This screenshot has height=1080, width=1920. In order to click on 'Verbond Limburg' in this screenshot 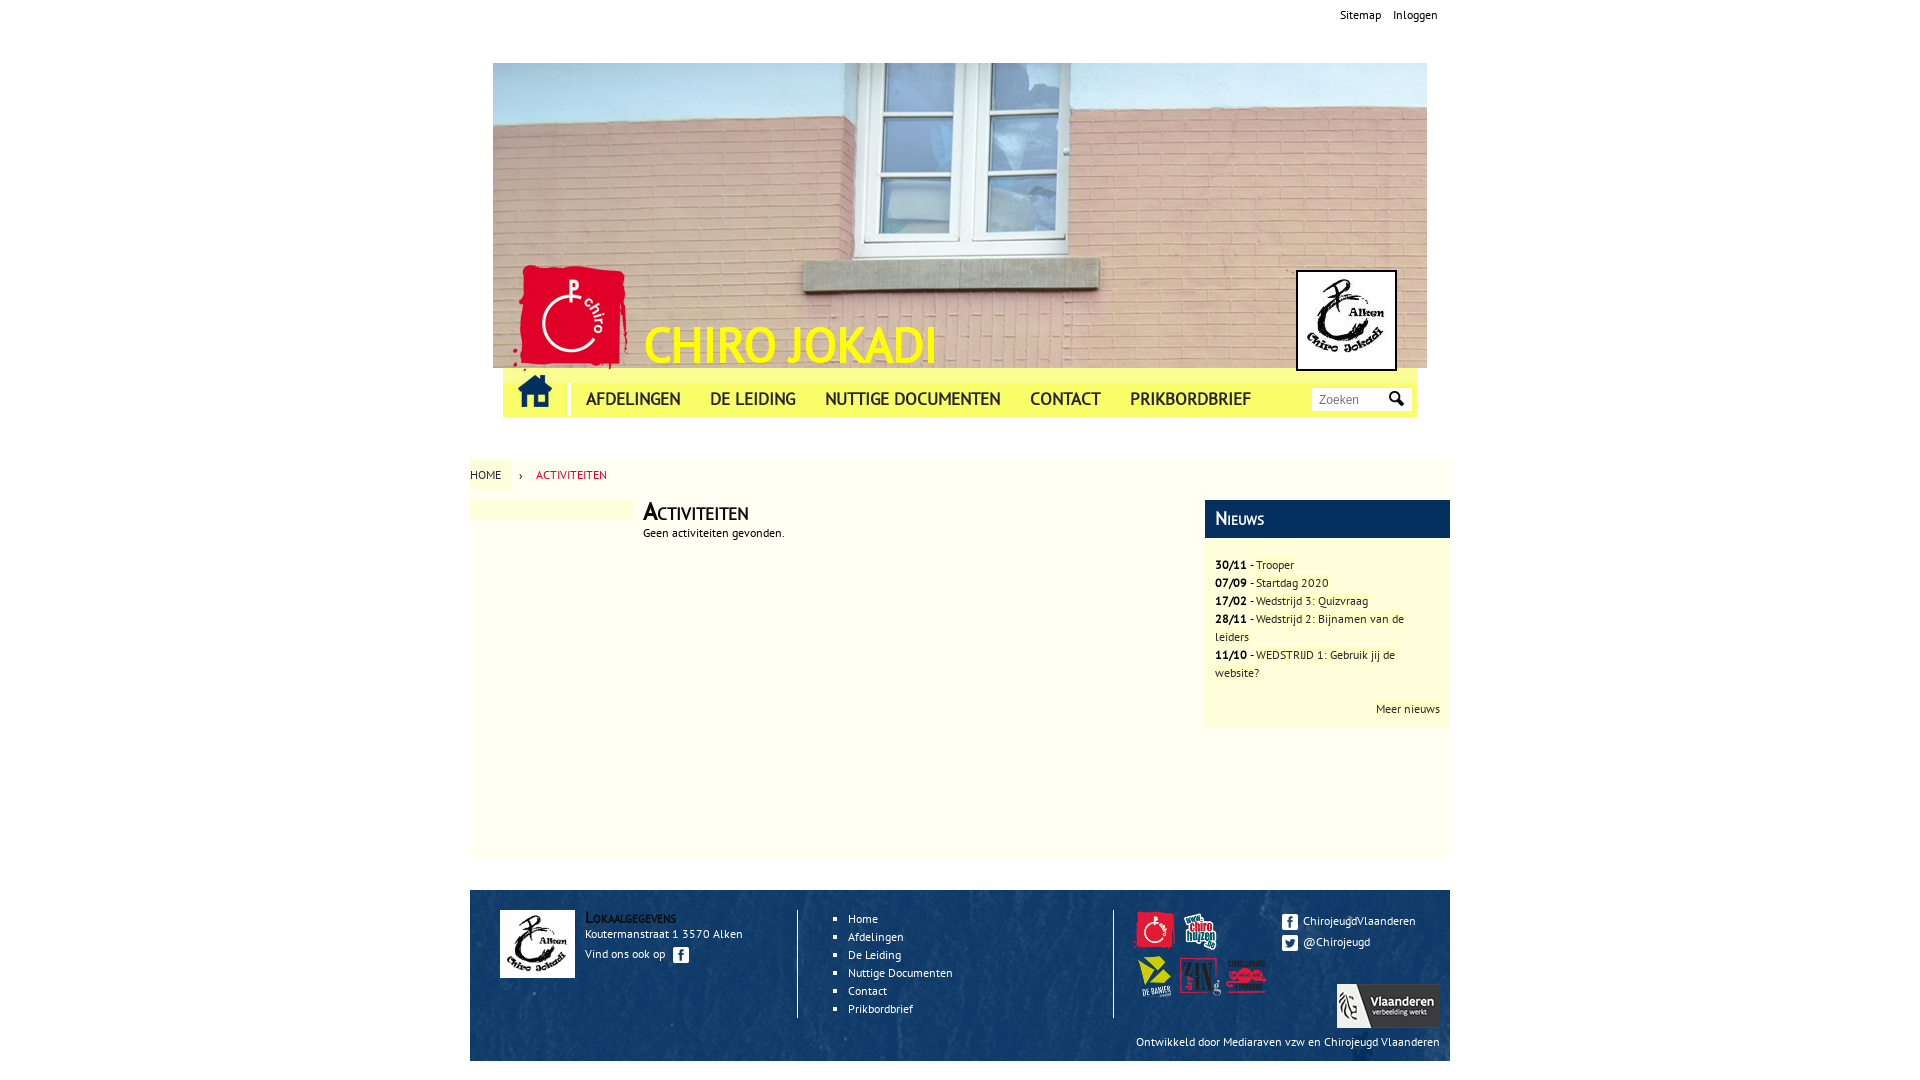, I will do `click(1245, 975)`.